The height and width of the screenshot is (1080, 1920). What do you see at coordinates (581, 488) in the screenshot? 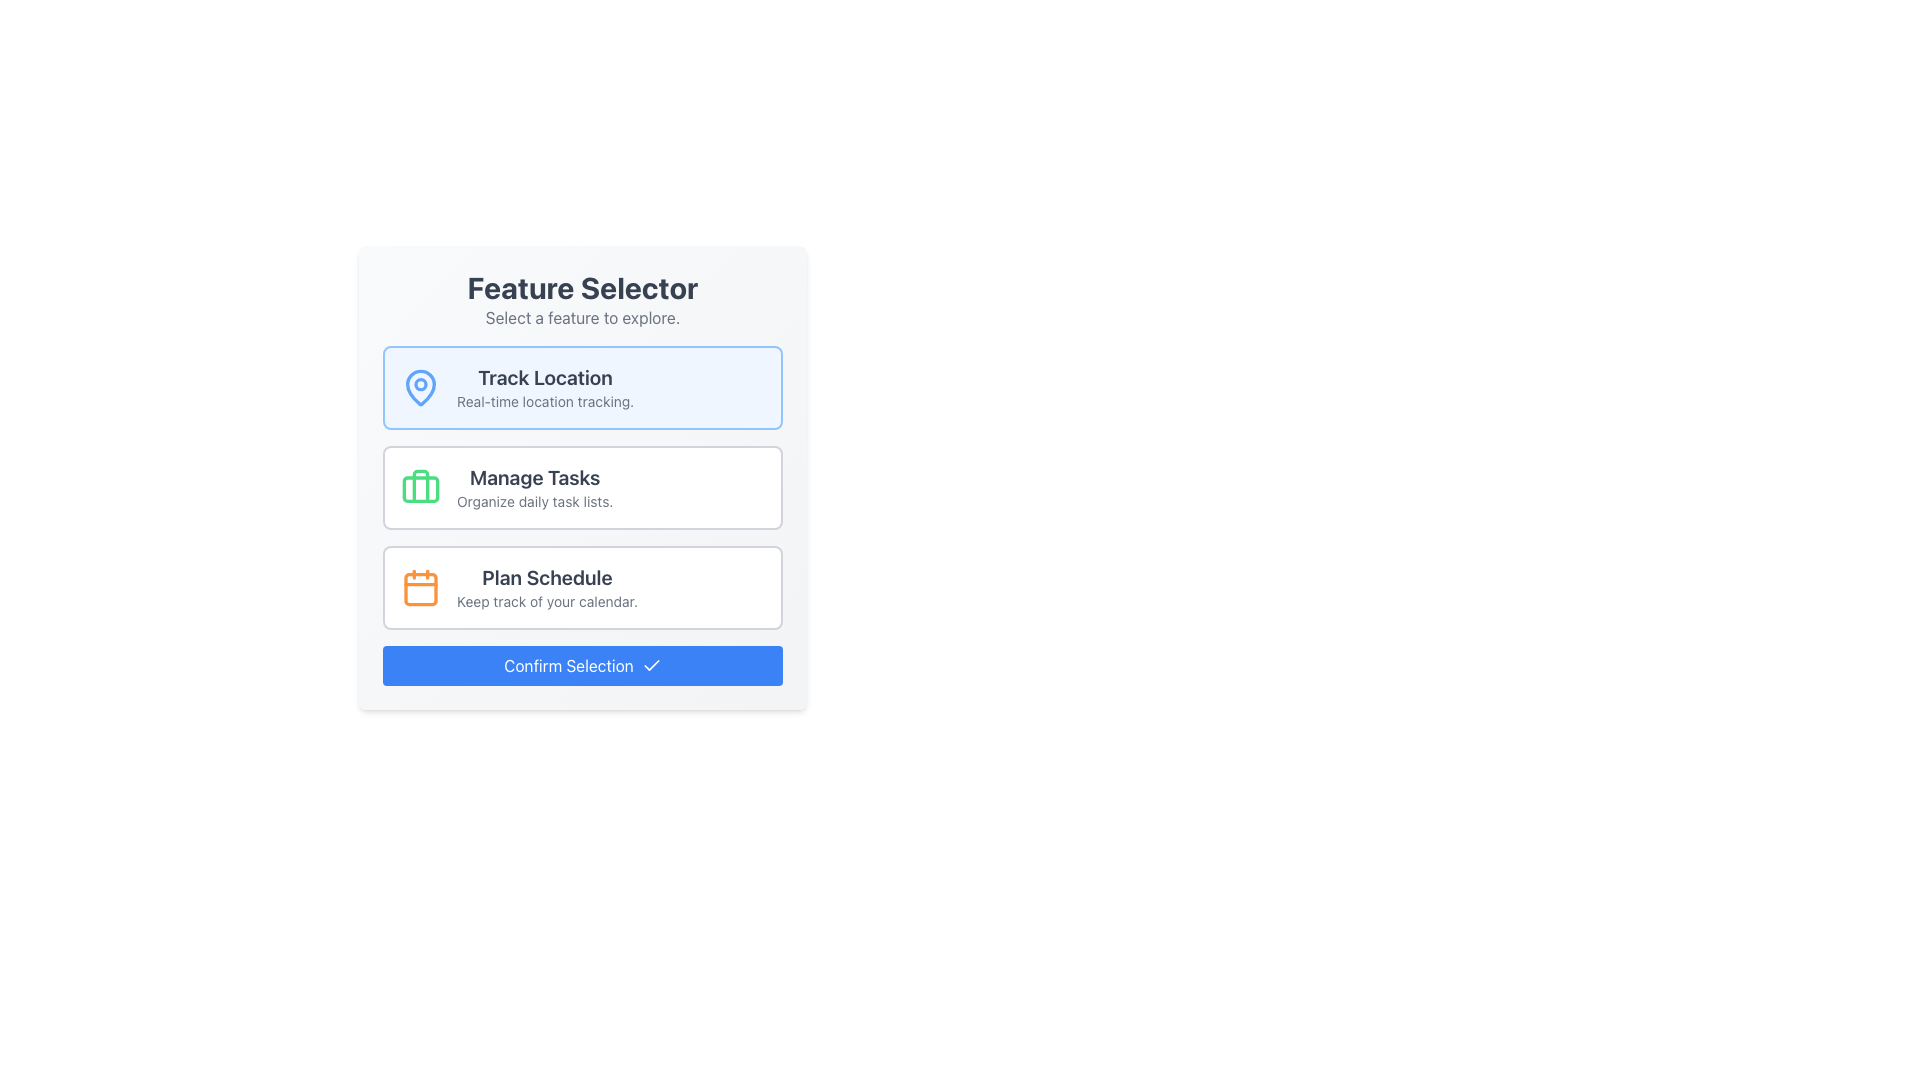
I see `the second button in the vertical stack of three buttons labeled under 'Feature Selector'` at bounding box center [581, 488].